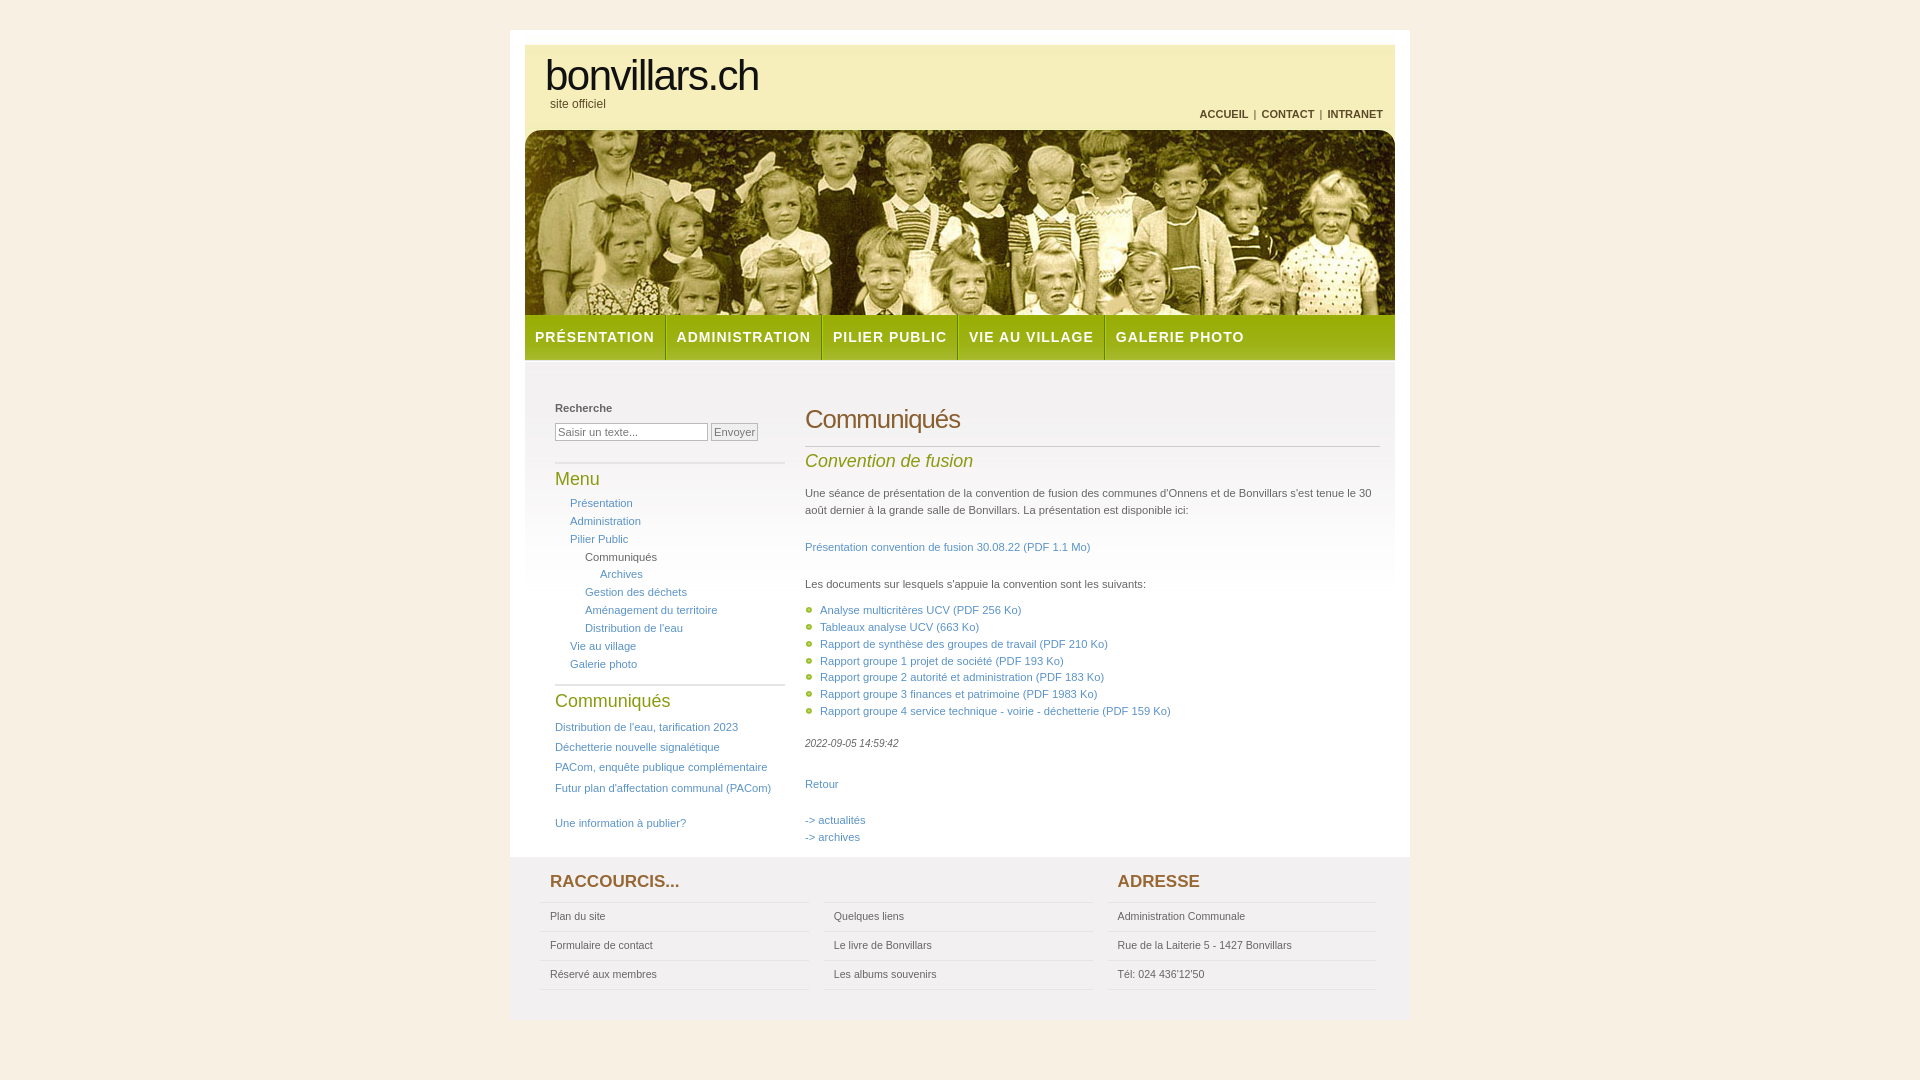  I want to click on 'Le livre de Bonvillars', so click(957, 945).